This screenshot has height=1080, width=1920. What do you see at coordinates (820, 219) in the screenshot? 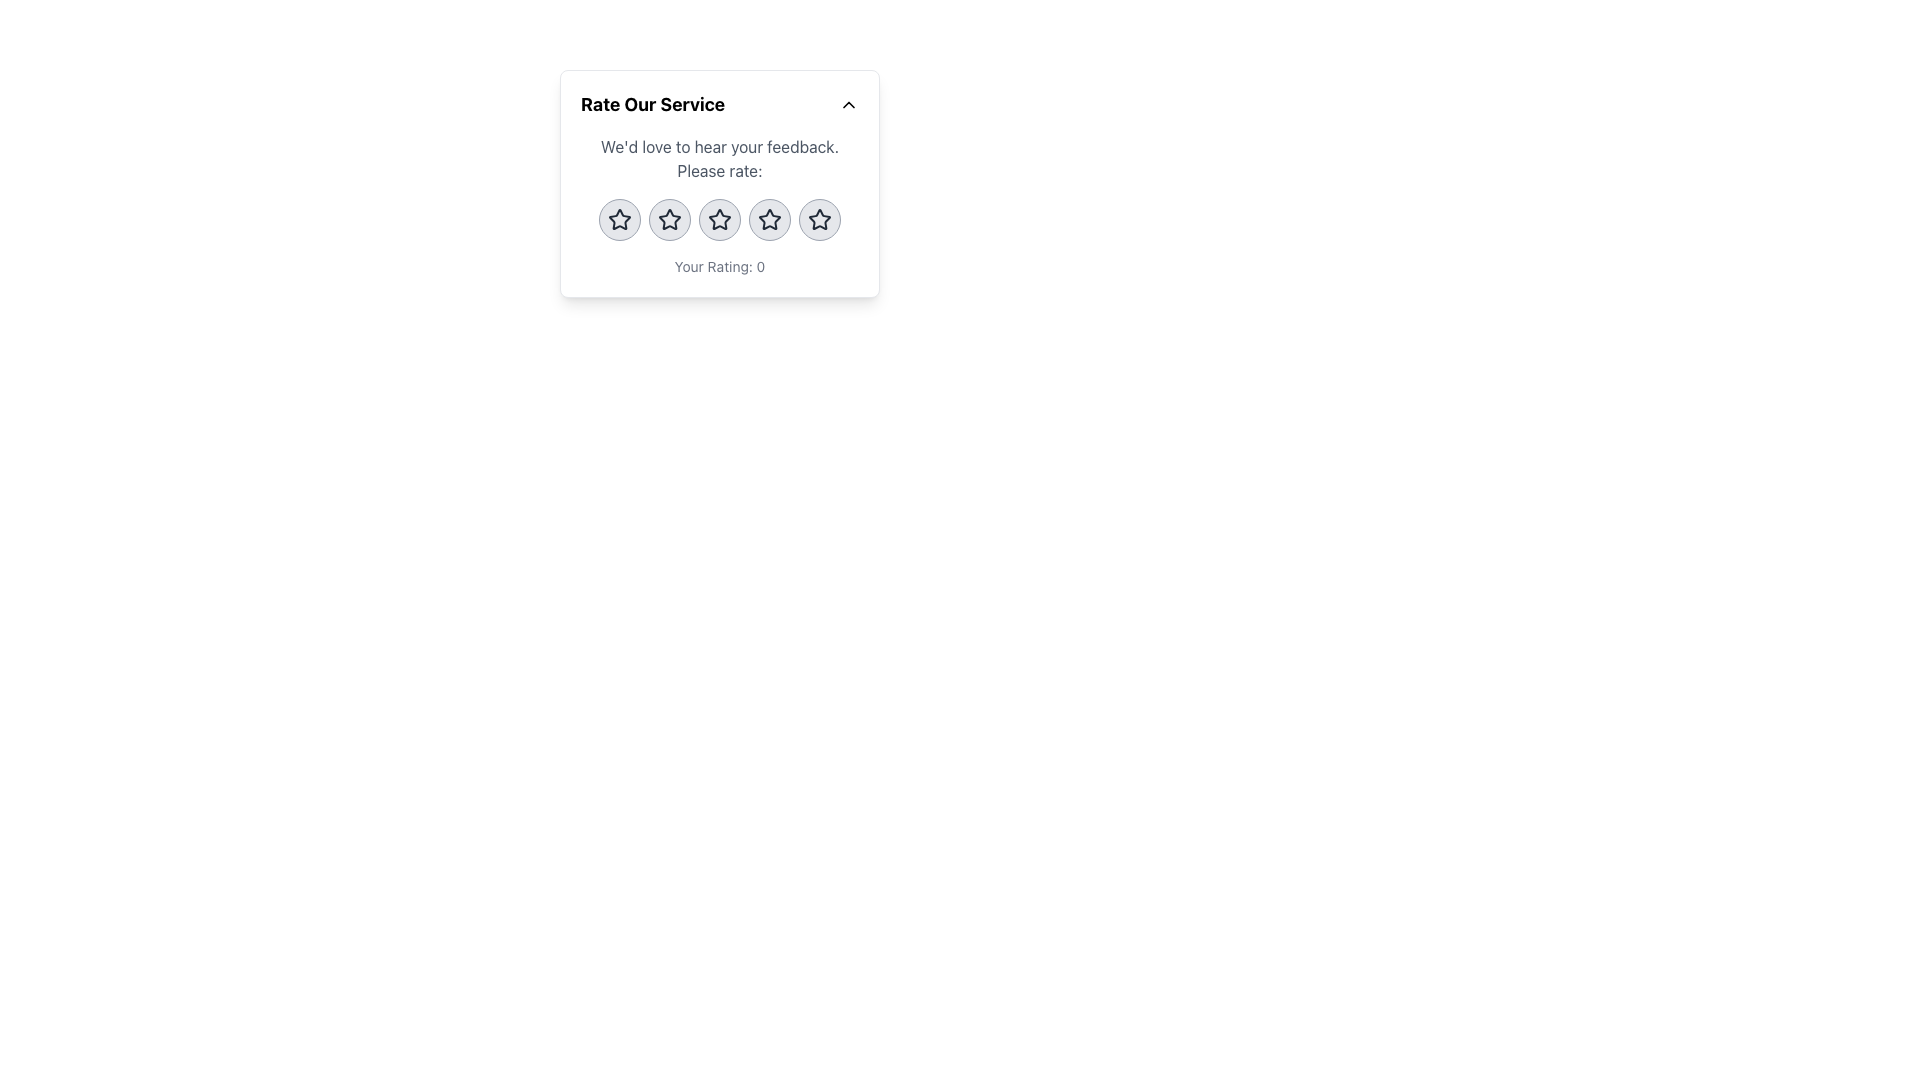
I see `the rightmost star icon used for rating services` at bounding box center [820, 219].